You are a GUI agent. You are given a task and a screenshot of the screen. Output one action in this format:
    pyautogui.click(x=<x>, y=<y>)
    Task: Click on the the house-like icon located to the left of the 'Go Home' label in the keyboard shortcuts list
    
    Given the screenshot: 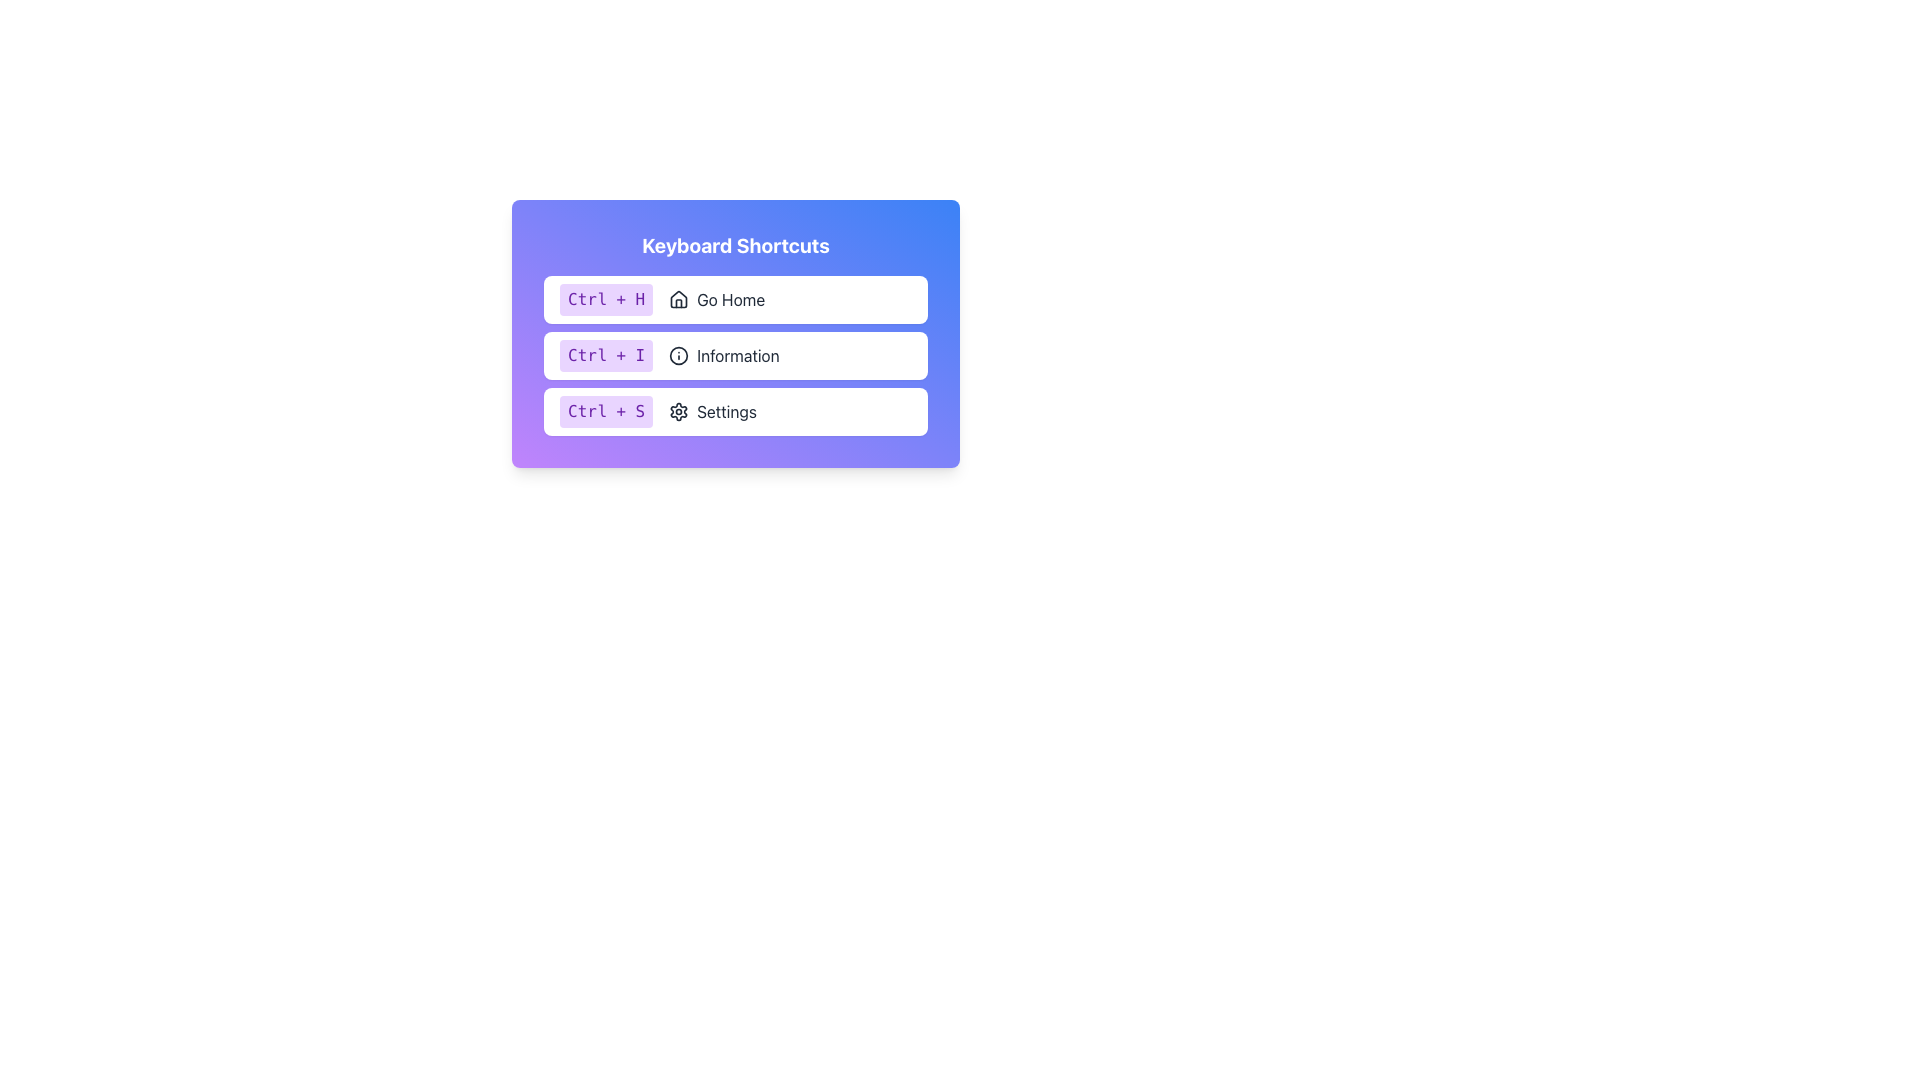 What is the action you would take?
    pyautogui.click(x=679, y=300)
    